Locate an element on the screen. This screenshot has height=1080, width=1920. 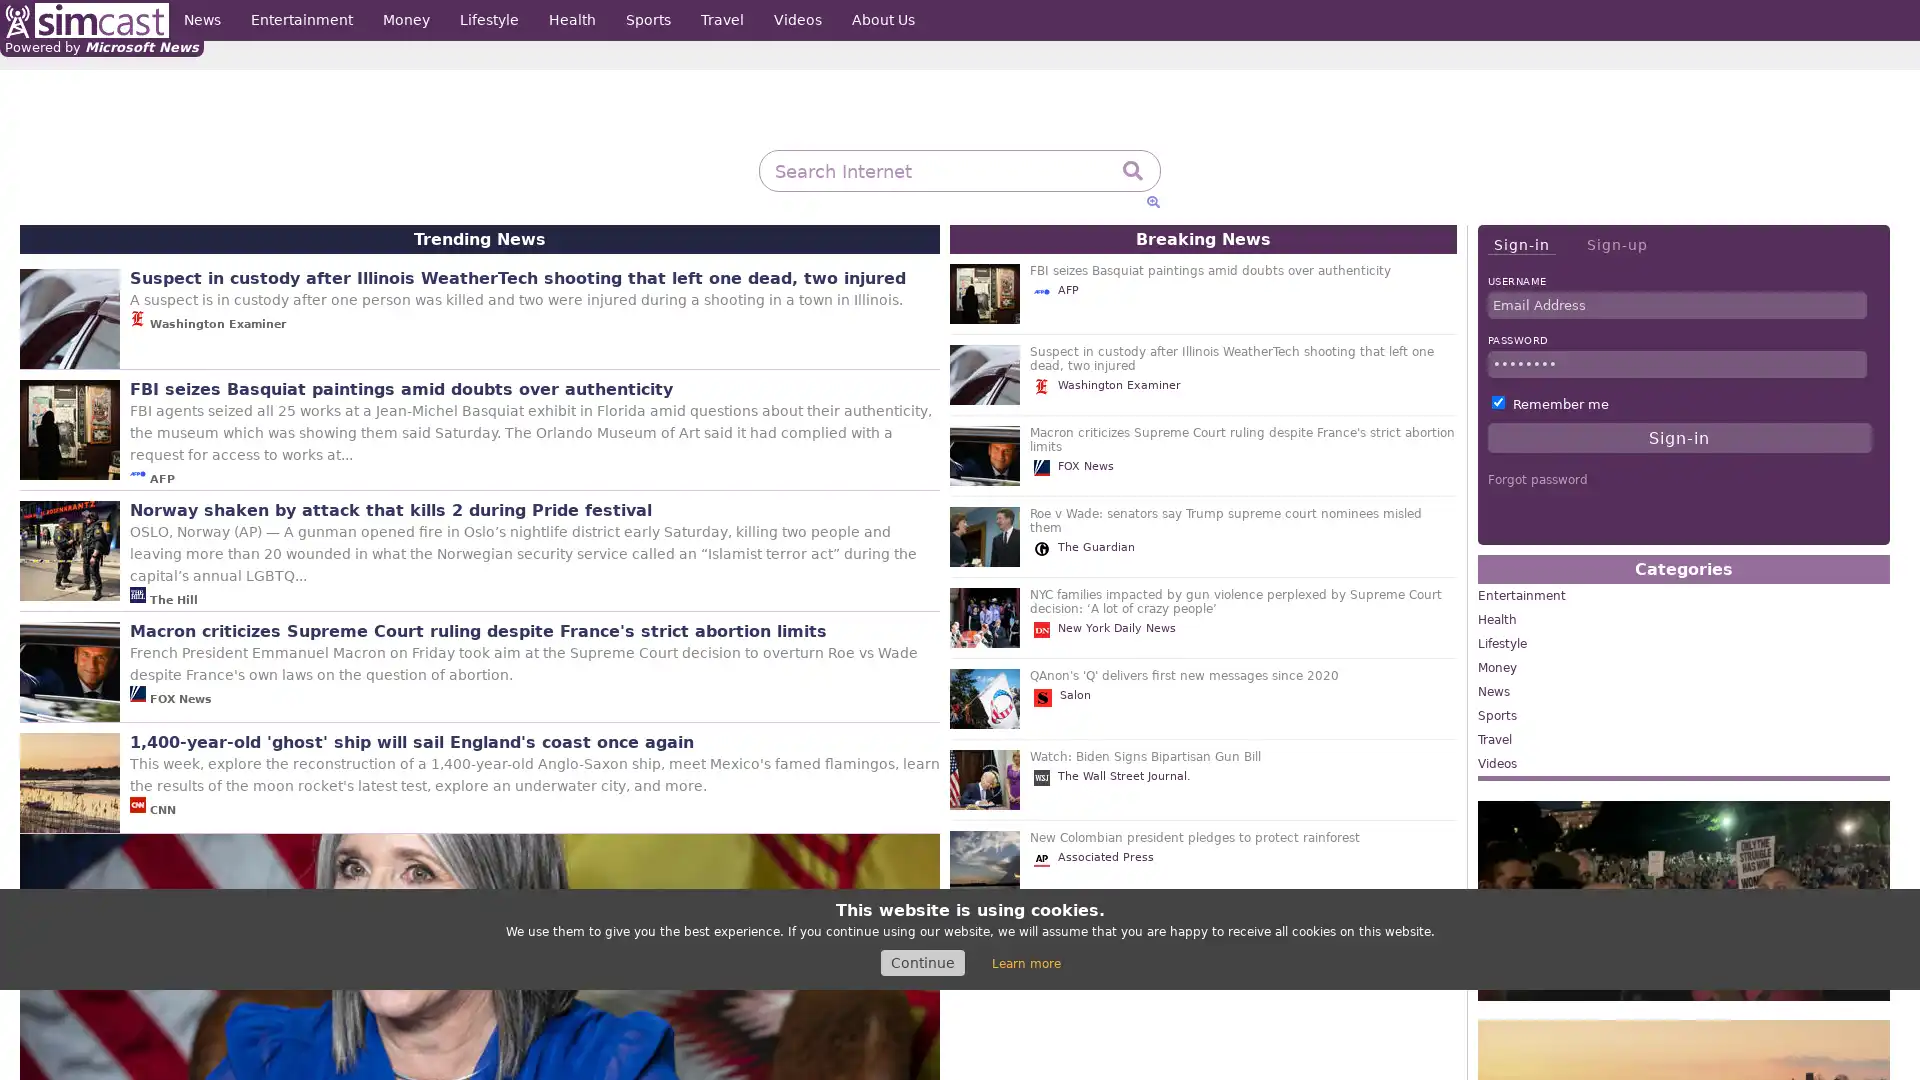
Continue is located at coordinates (921, 962).